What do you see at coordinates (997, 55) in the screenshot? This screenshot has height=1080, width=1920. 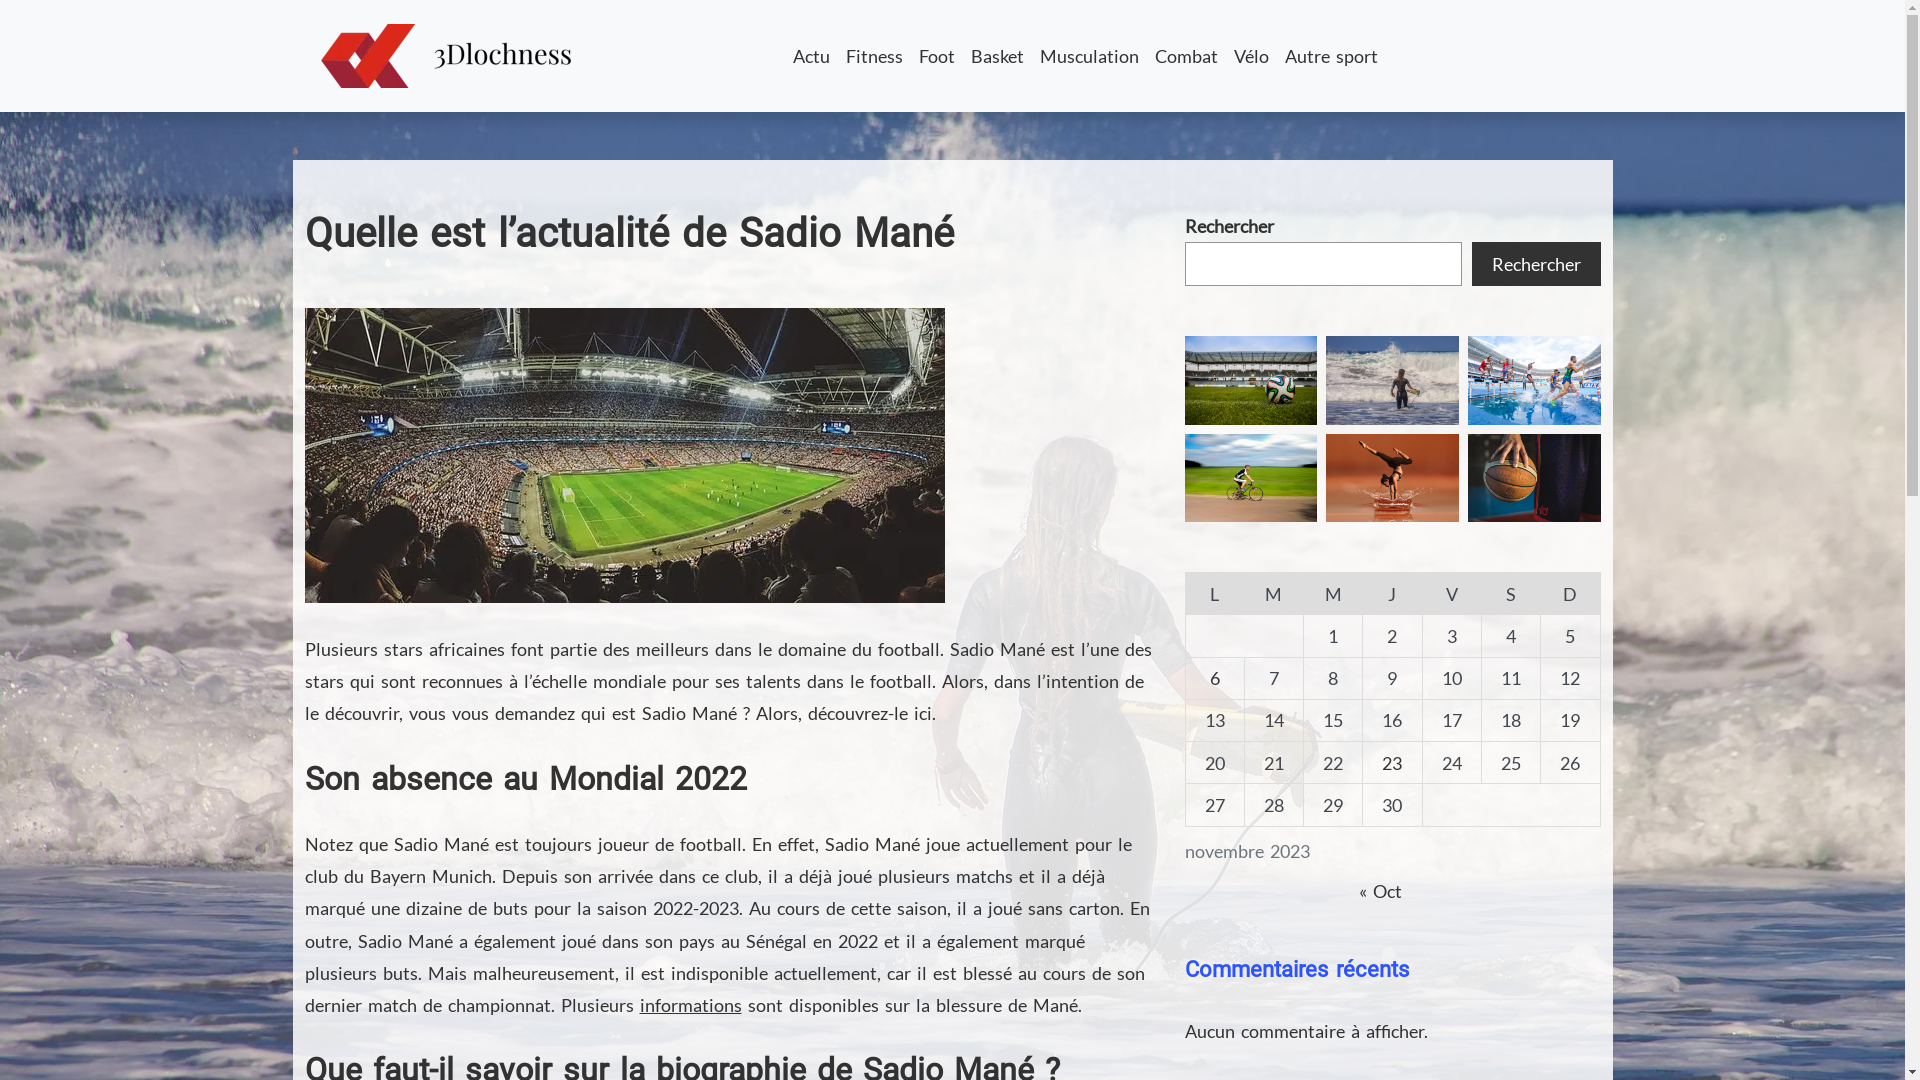 I see `'Basket'` at bounding box center [997, 55].